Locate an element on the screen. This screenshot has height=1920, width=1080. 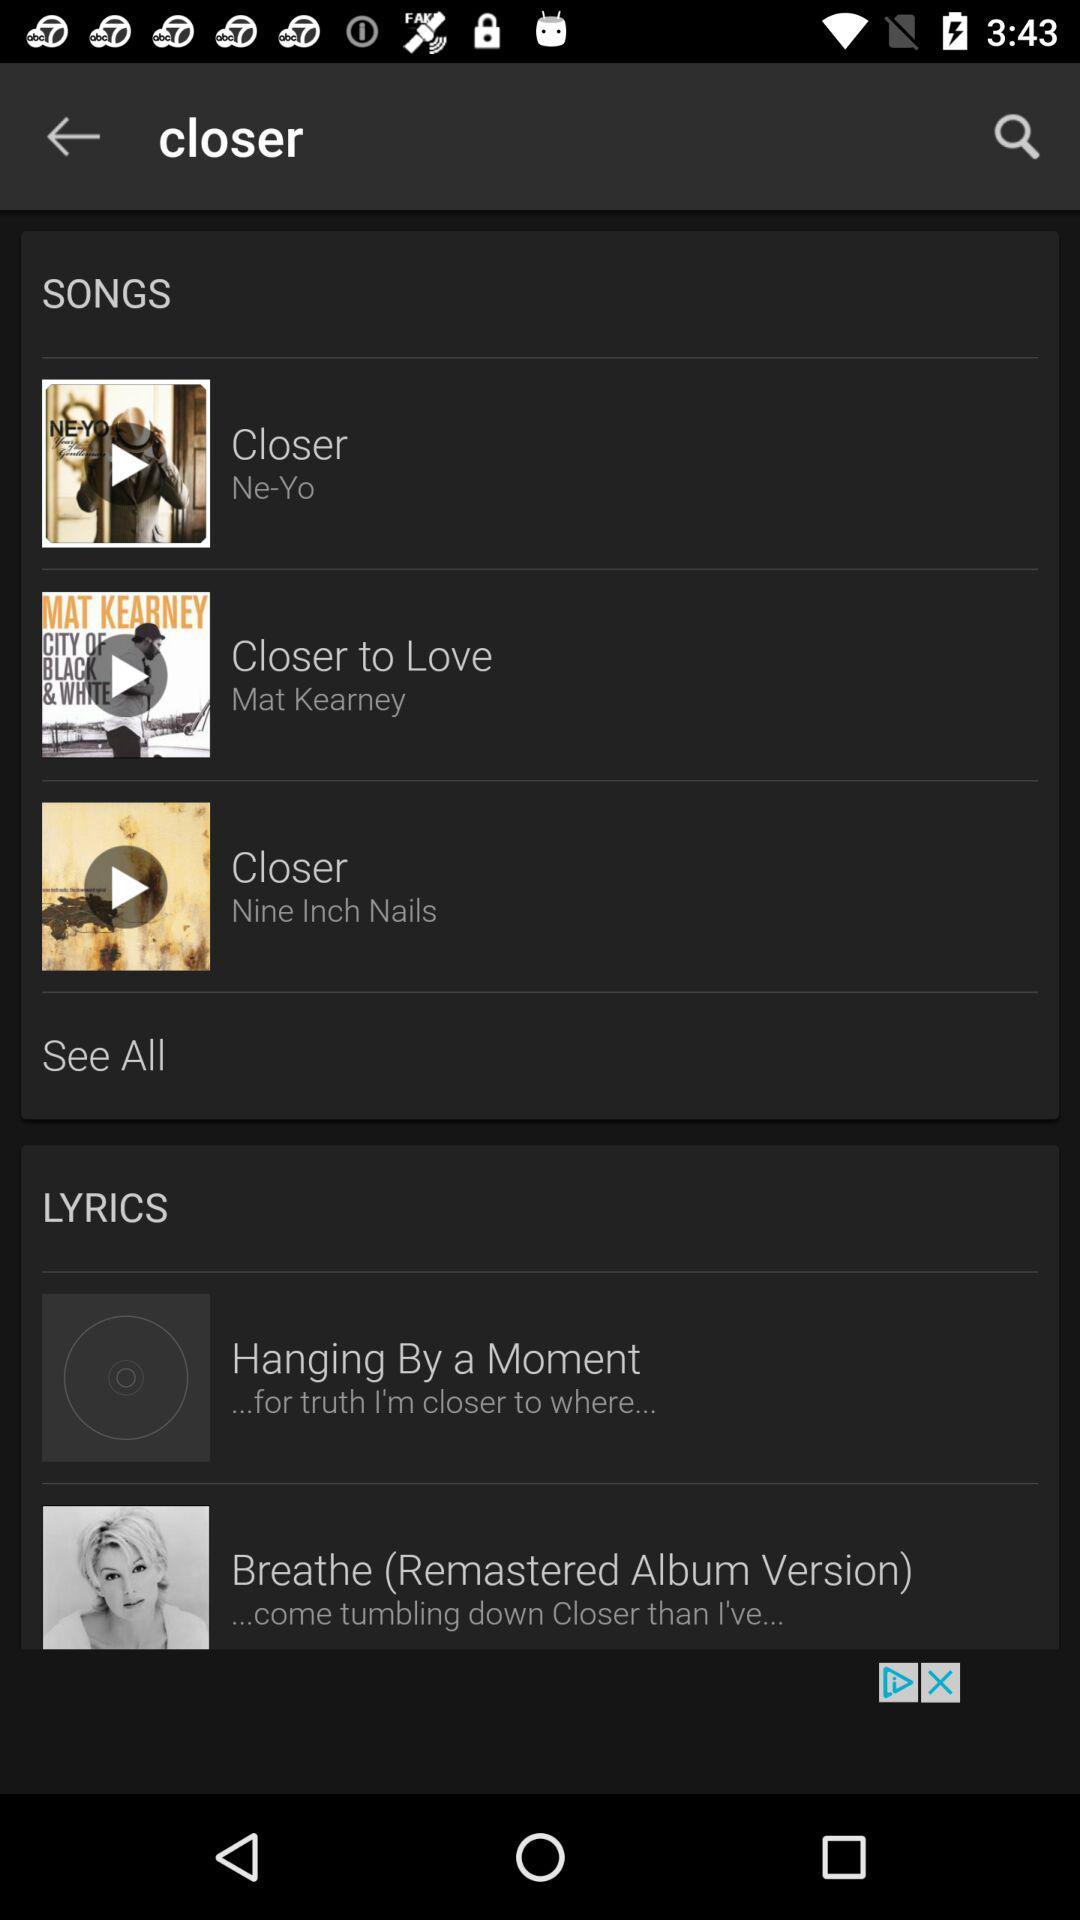
the play icon is located at coordinates (126, 885).